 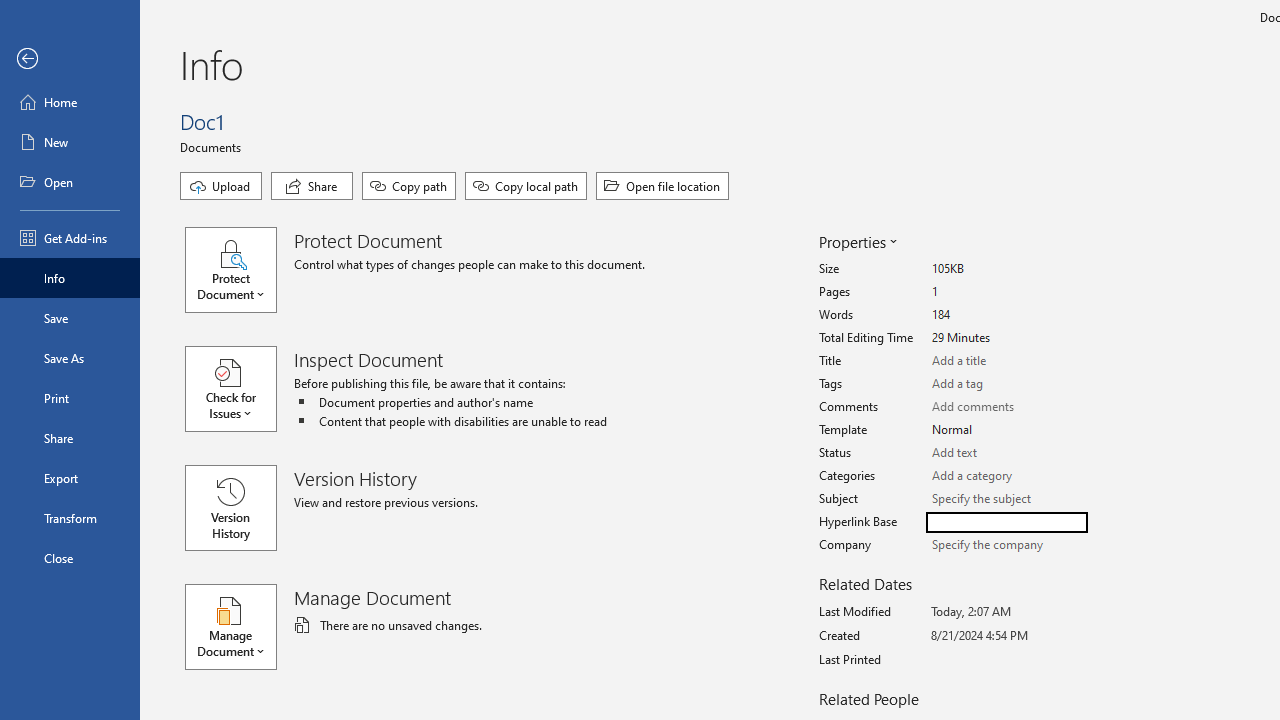 I want to click on 'Subject', so click(x=1006, y=498).